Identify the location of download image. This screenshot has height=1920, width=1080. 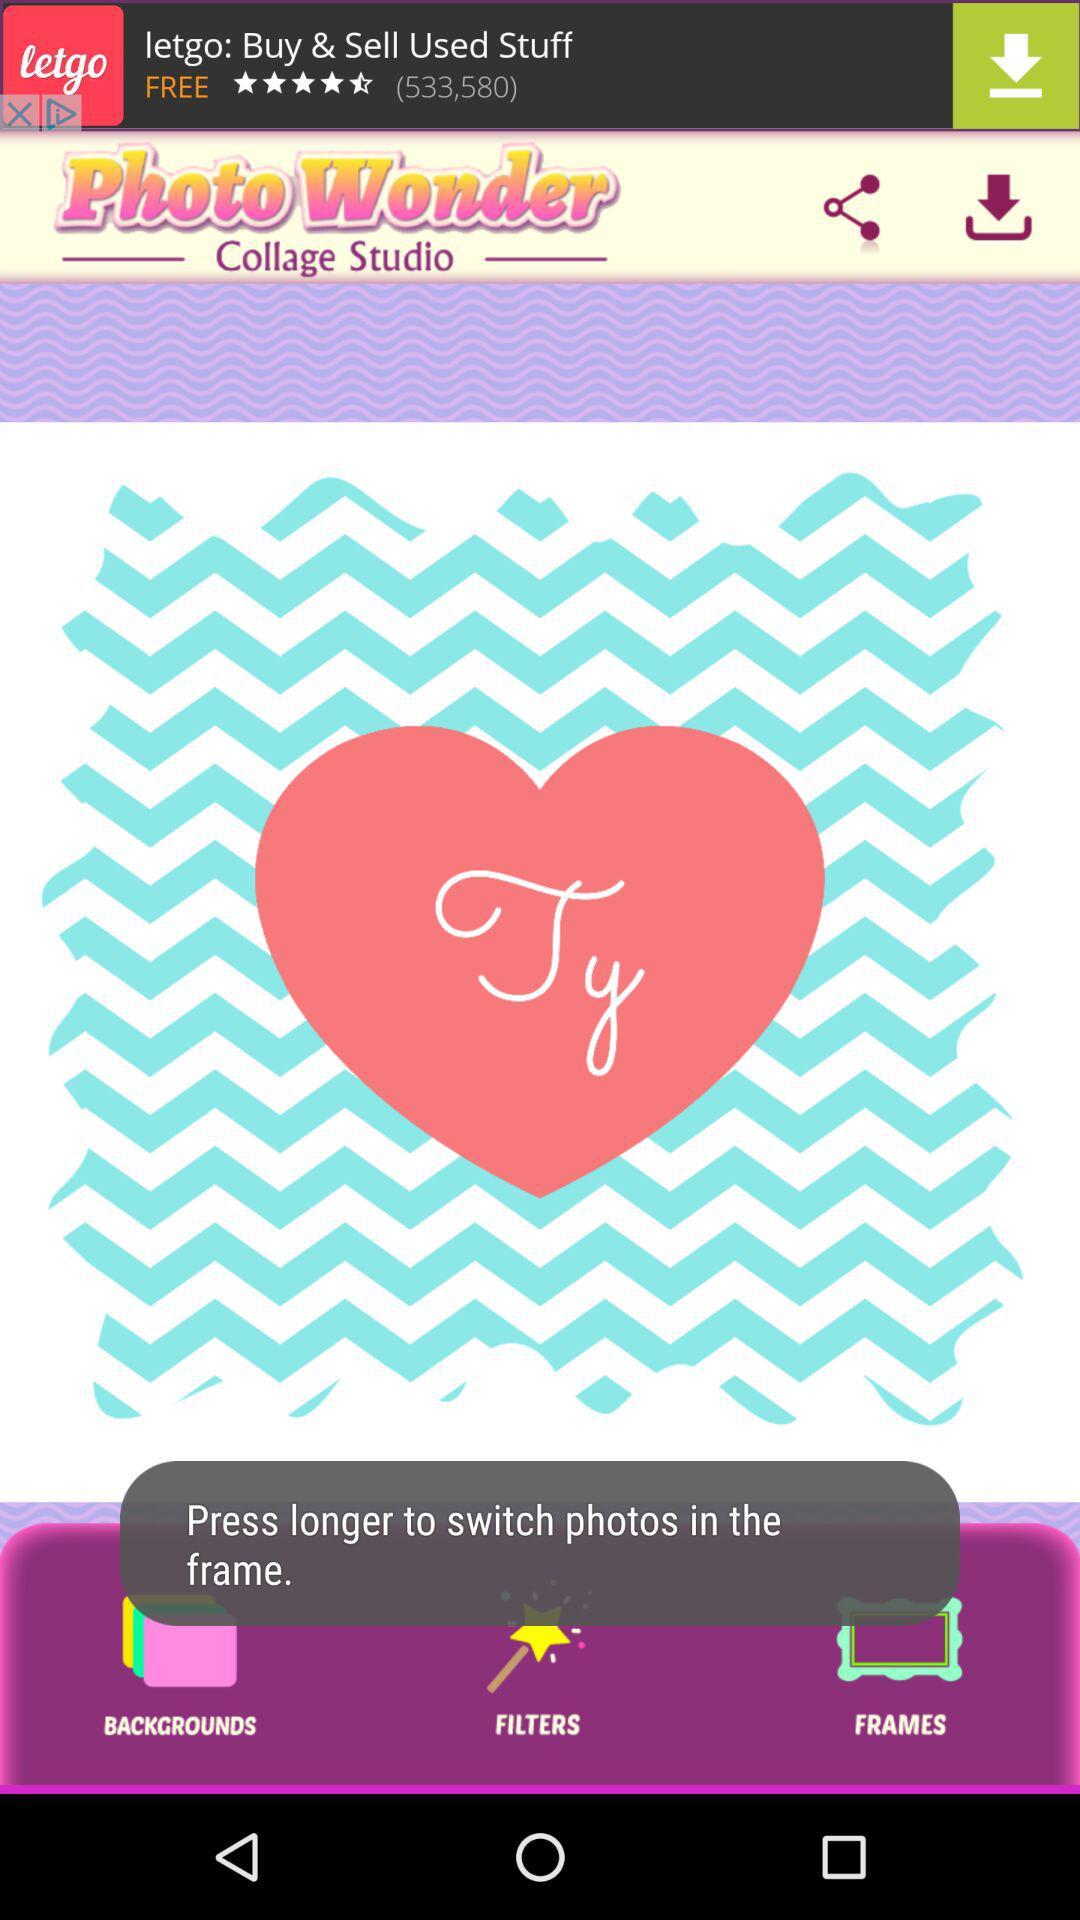
(998, 207).